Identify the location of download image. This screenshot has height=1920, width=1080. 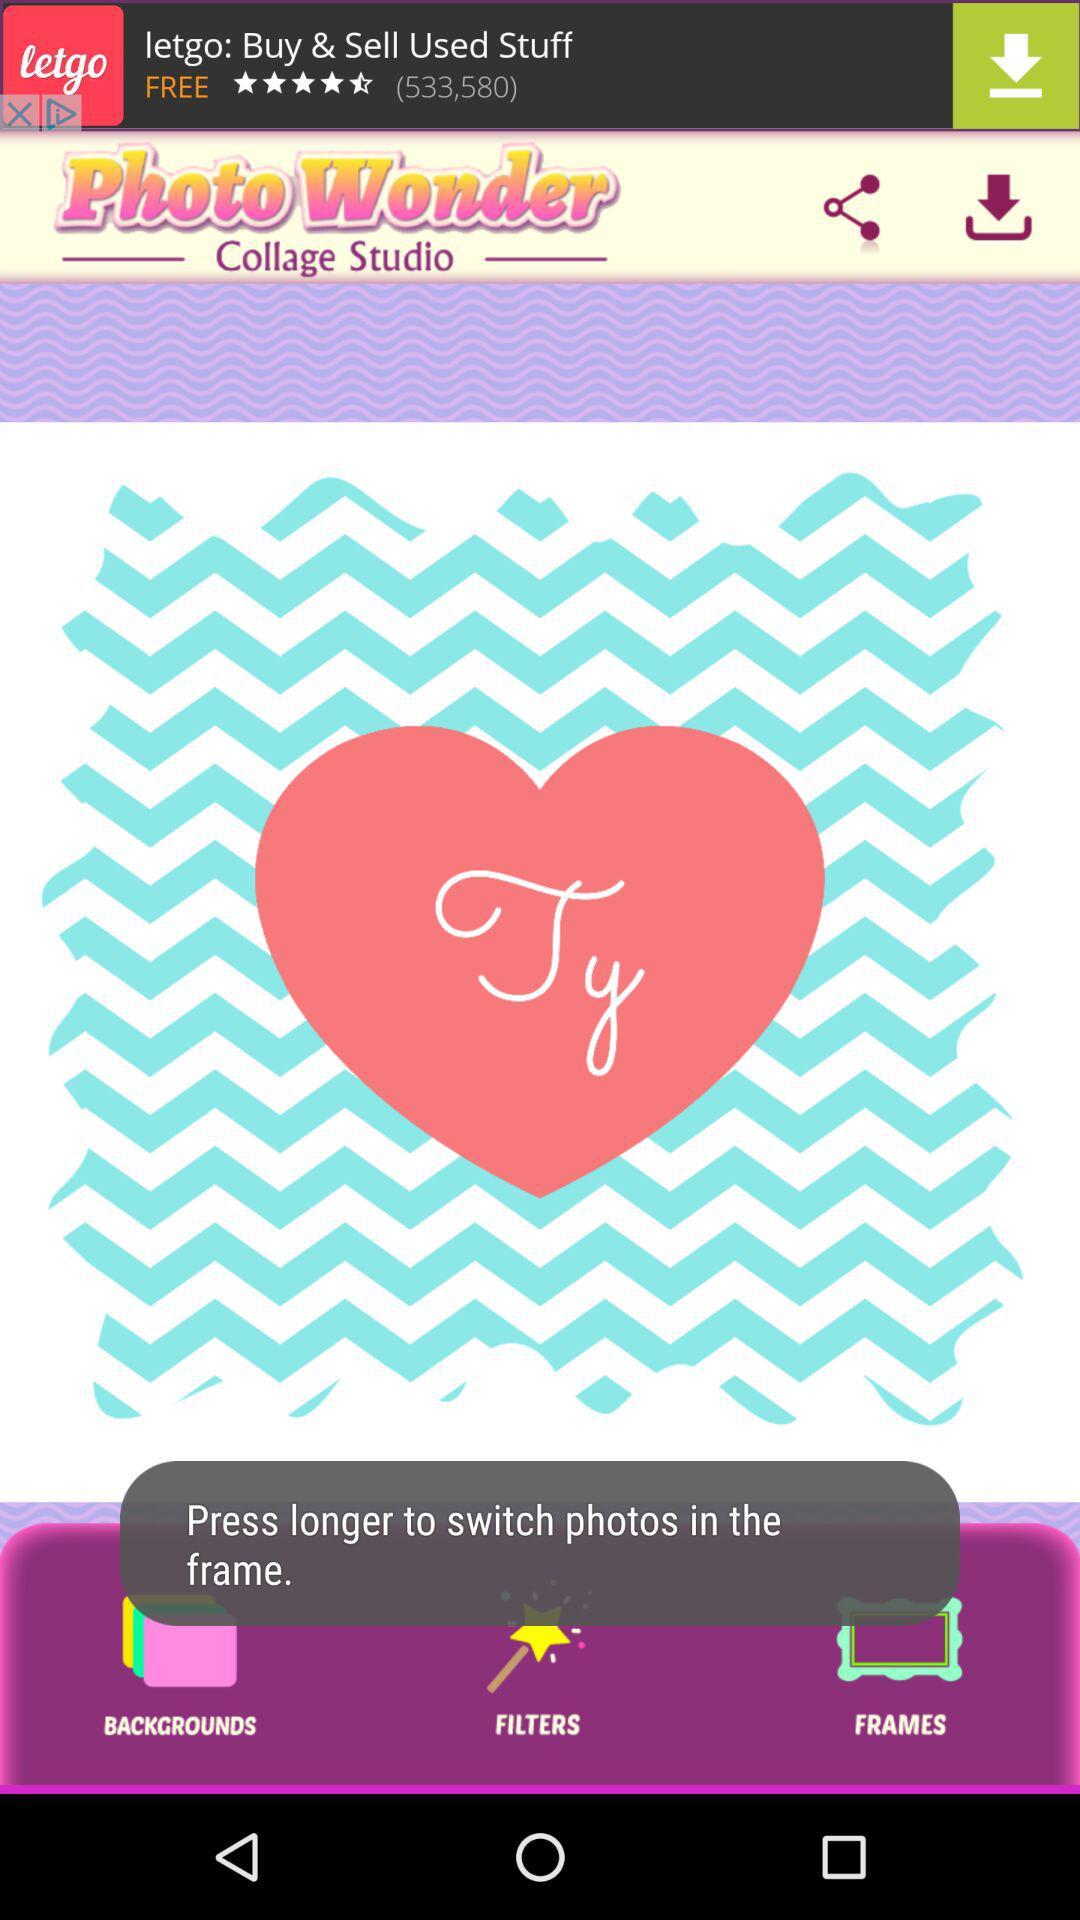
(998, 207).